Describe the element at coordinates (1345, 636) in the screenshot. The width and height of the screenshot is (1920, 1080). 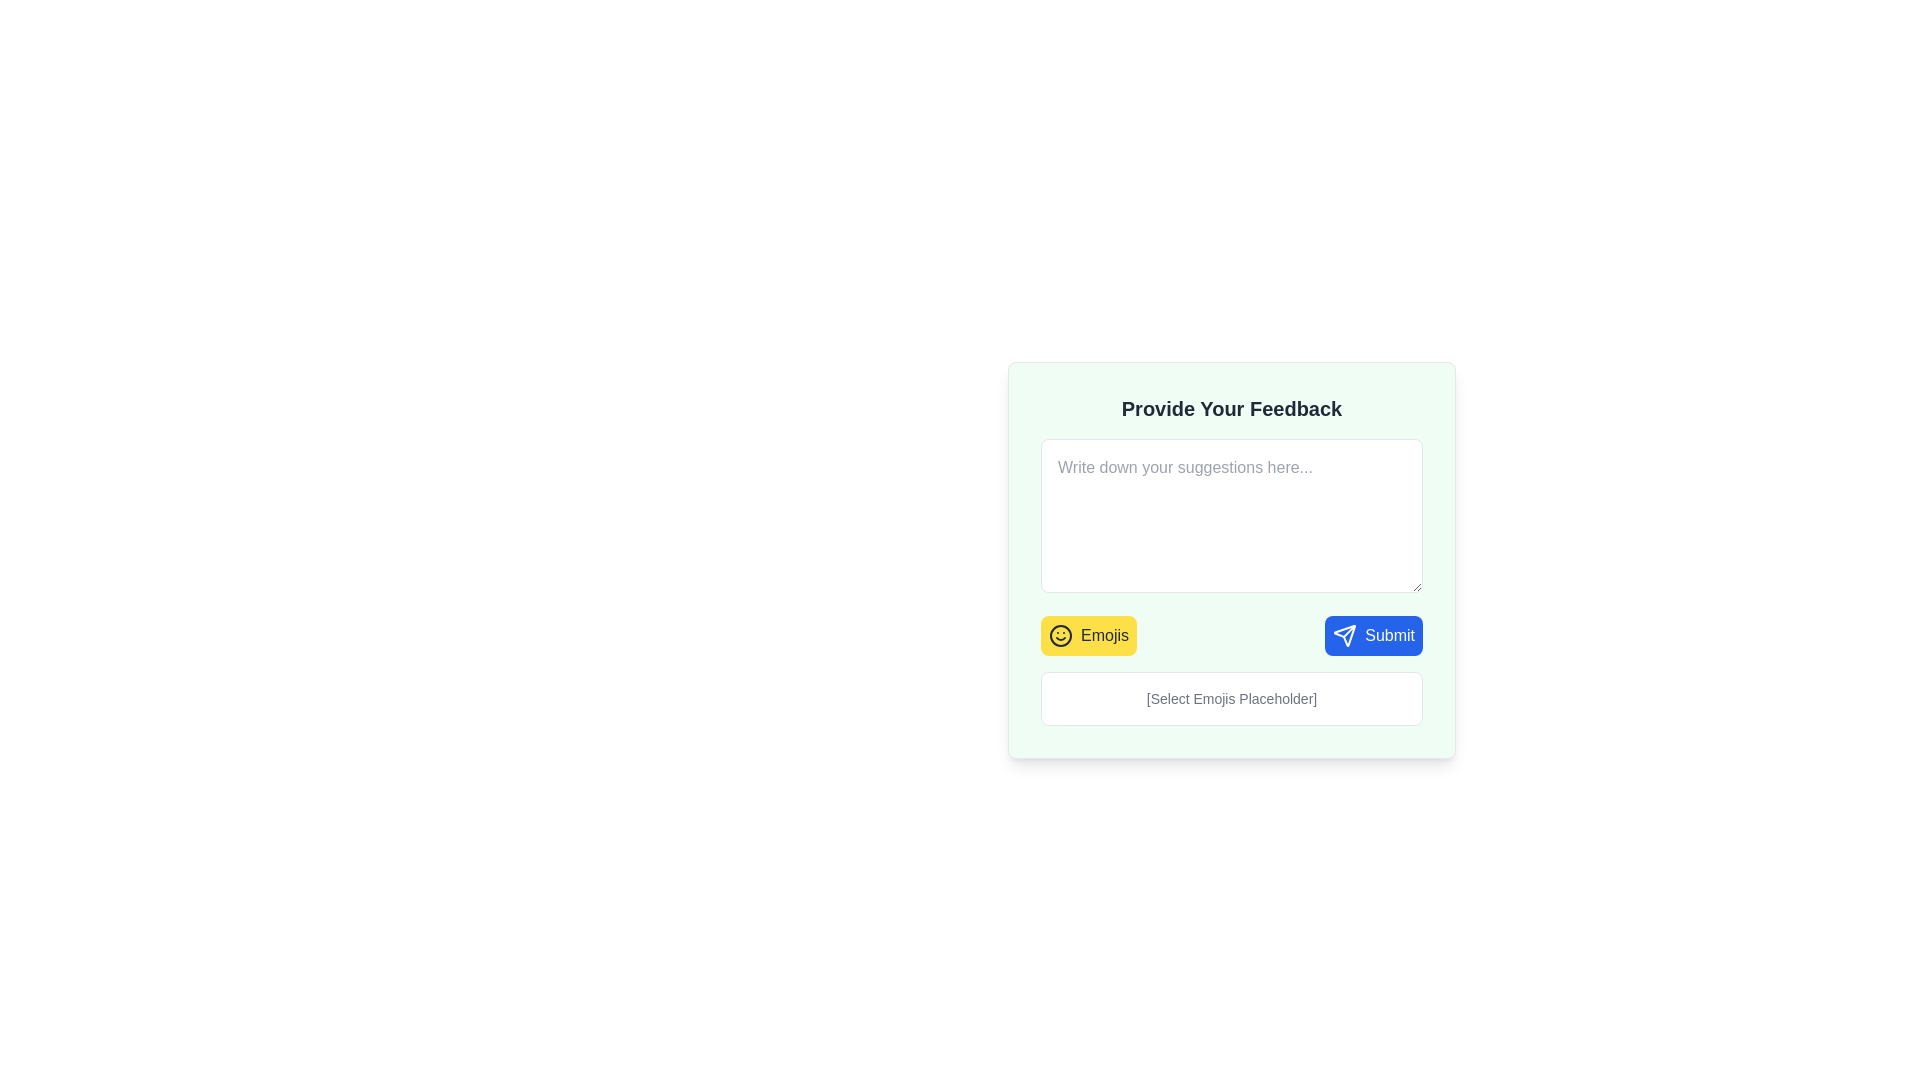
I see `the arrow icon within the blue 'Submit' button located at the bottom right of the feedback section` at that location.